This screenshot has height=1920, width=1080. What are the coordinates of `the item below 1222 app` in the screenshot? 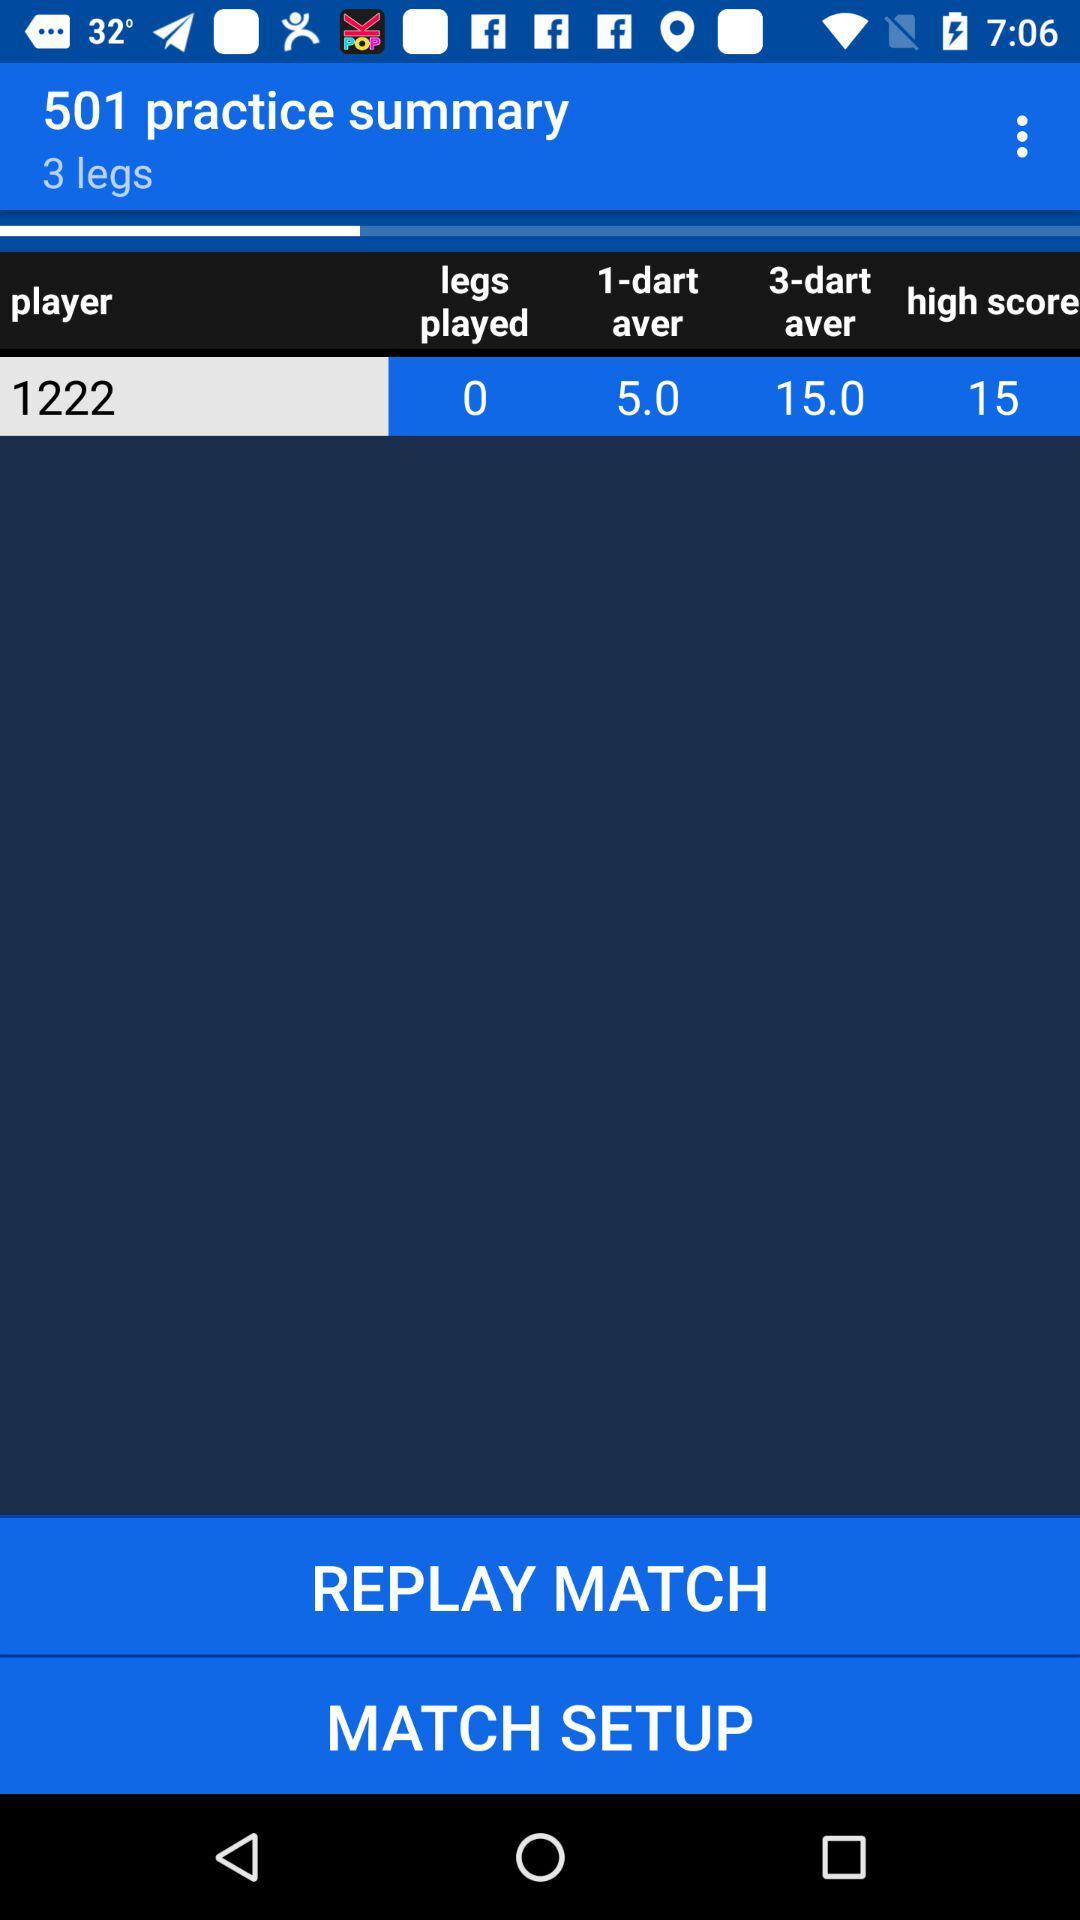 It's located at (540, 1585).